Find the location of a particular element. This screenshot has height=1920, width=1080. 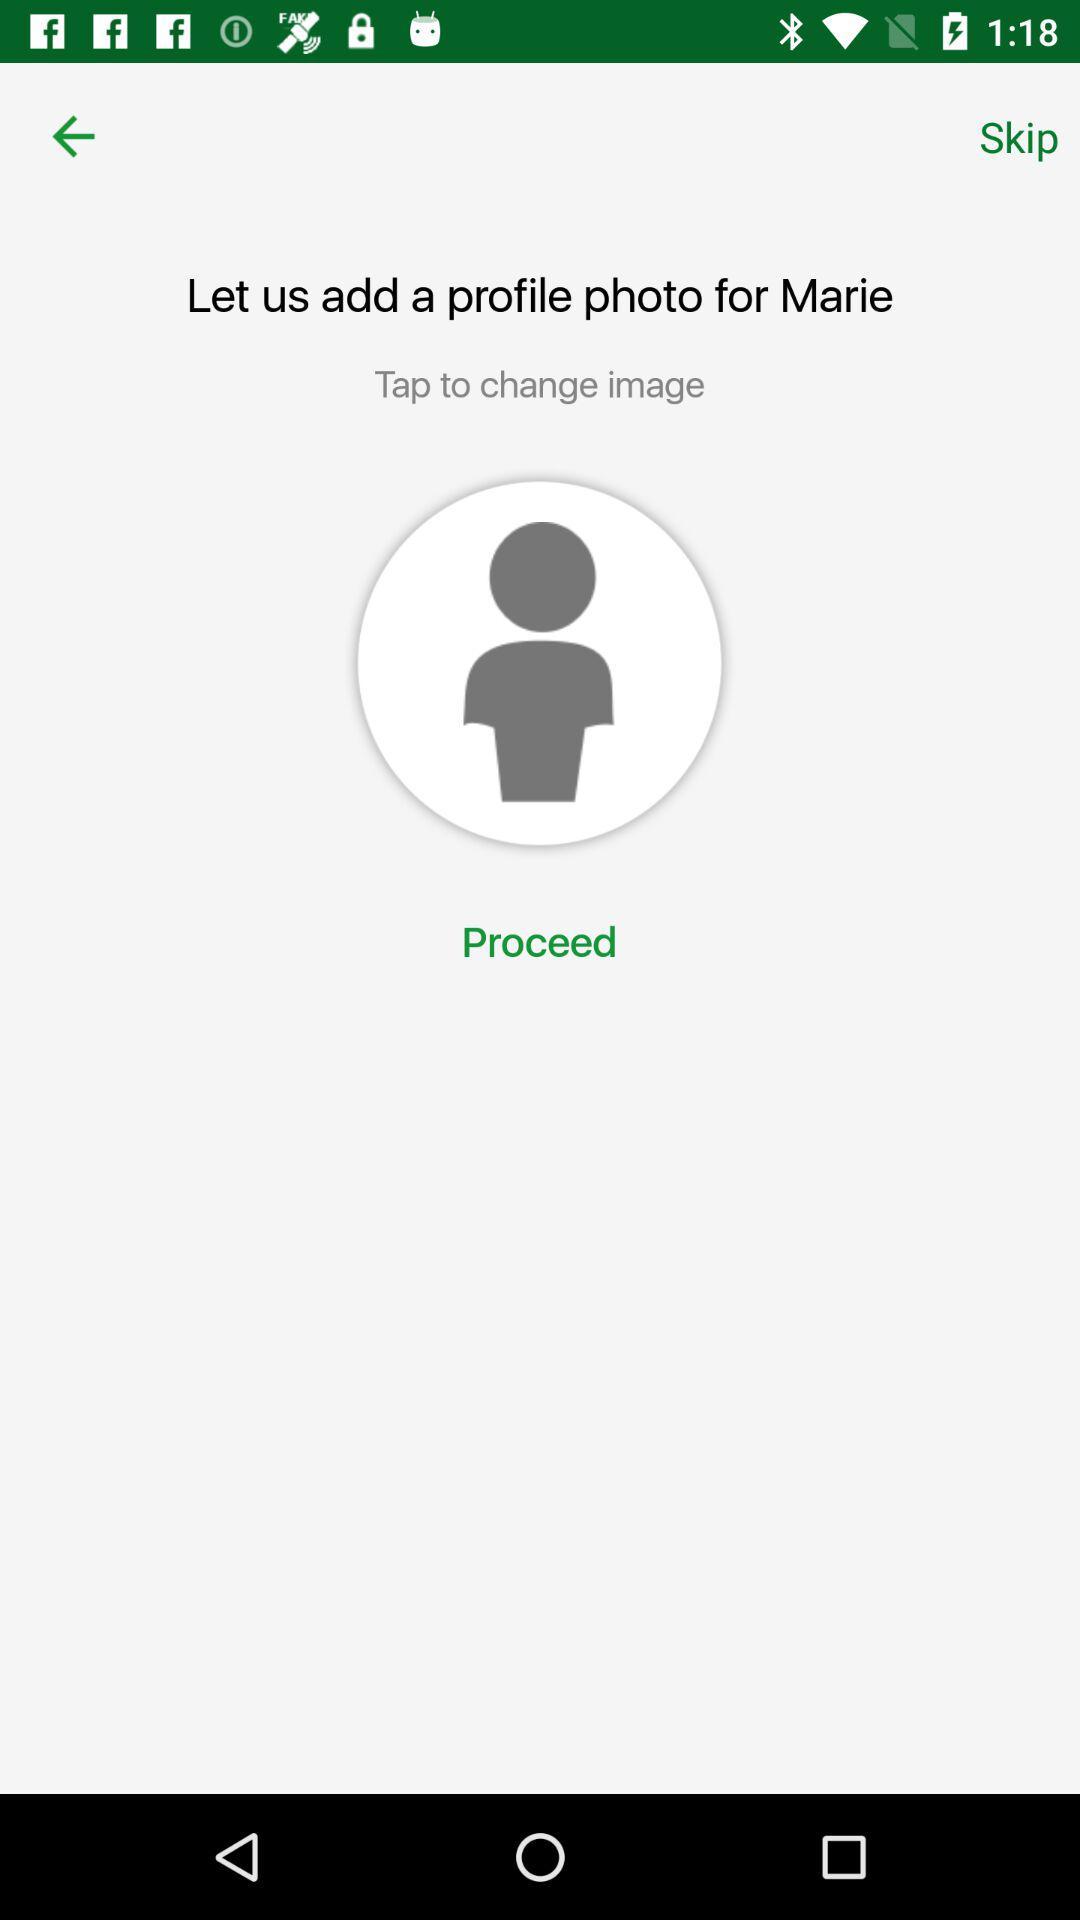

the skip is located at coordinates (1019, 135).